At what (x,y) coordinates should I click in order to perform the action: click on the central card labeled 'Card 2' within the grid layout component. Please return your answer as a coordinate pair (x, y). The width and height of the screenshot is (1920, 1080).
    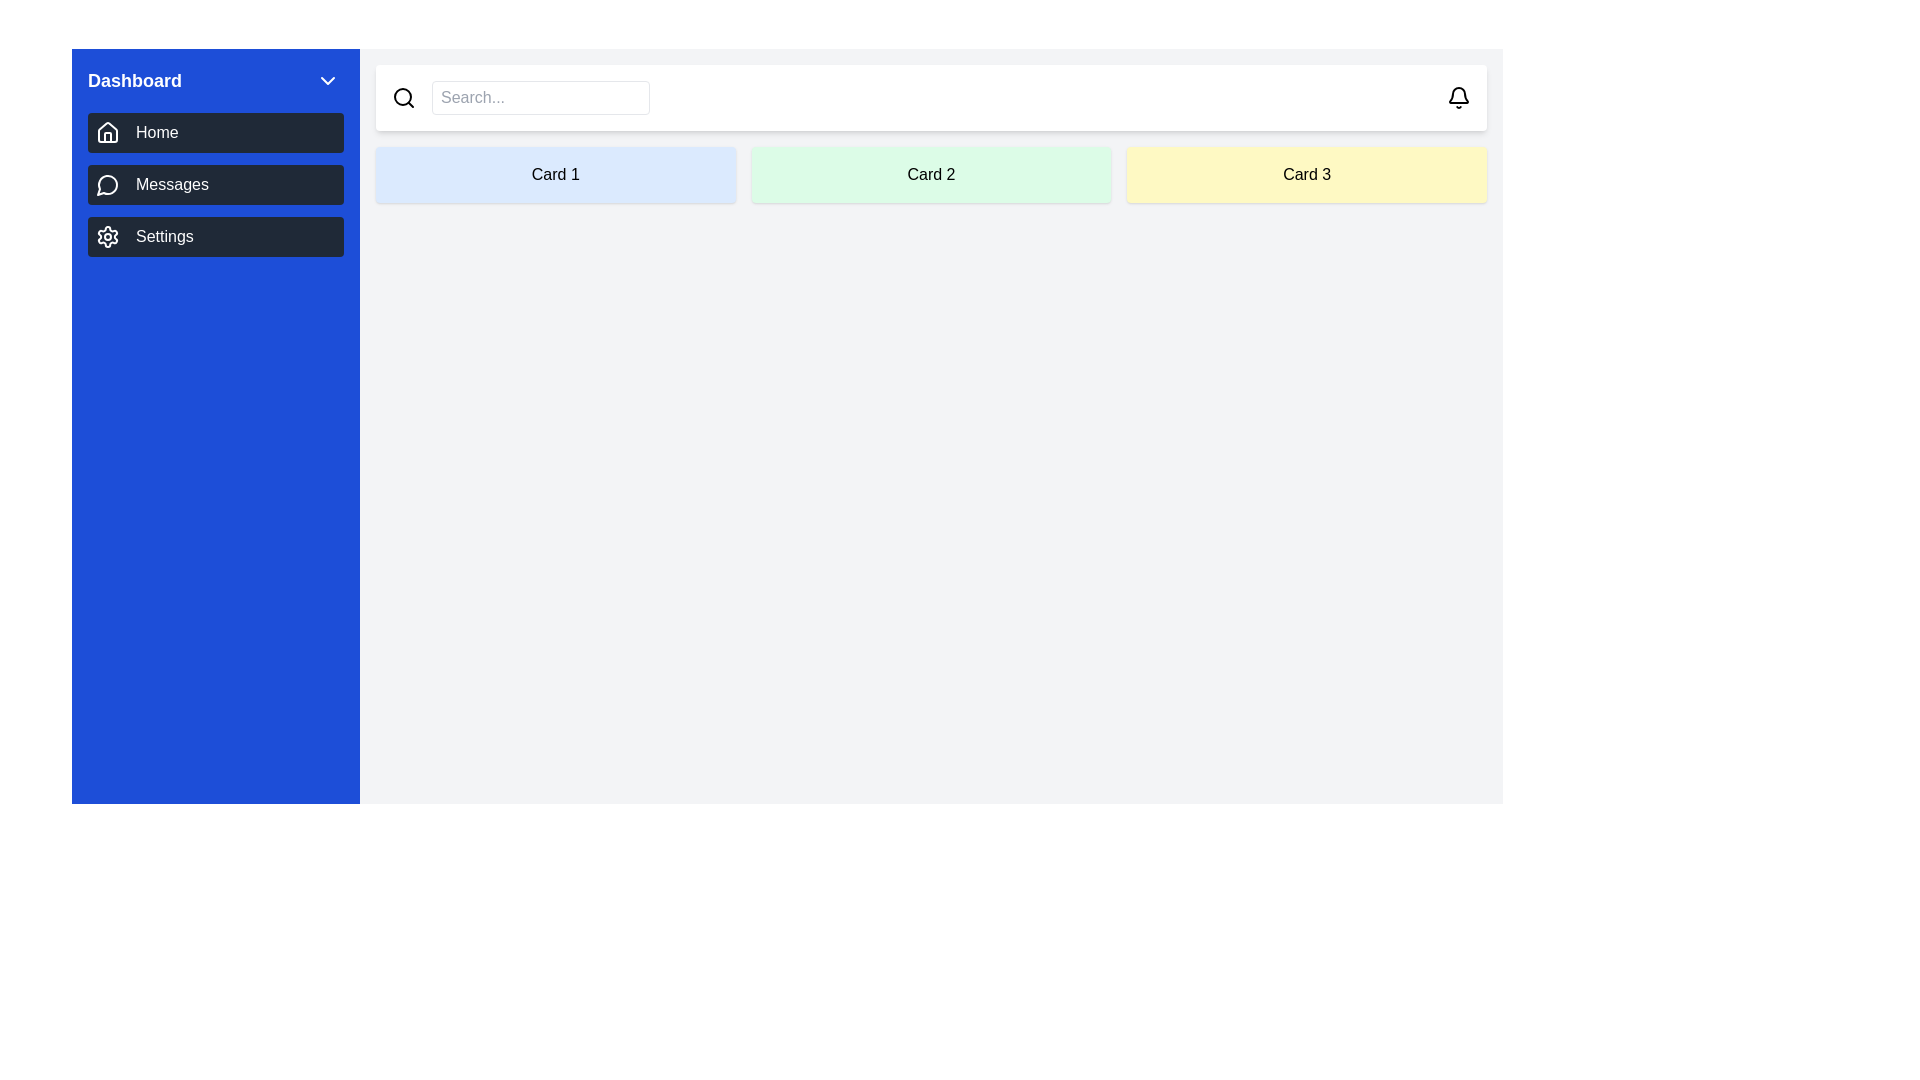
    Looking at the image, I should click on (930, 173).